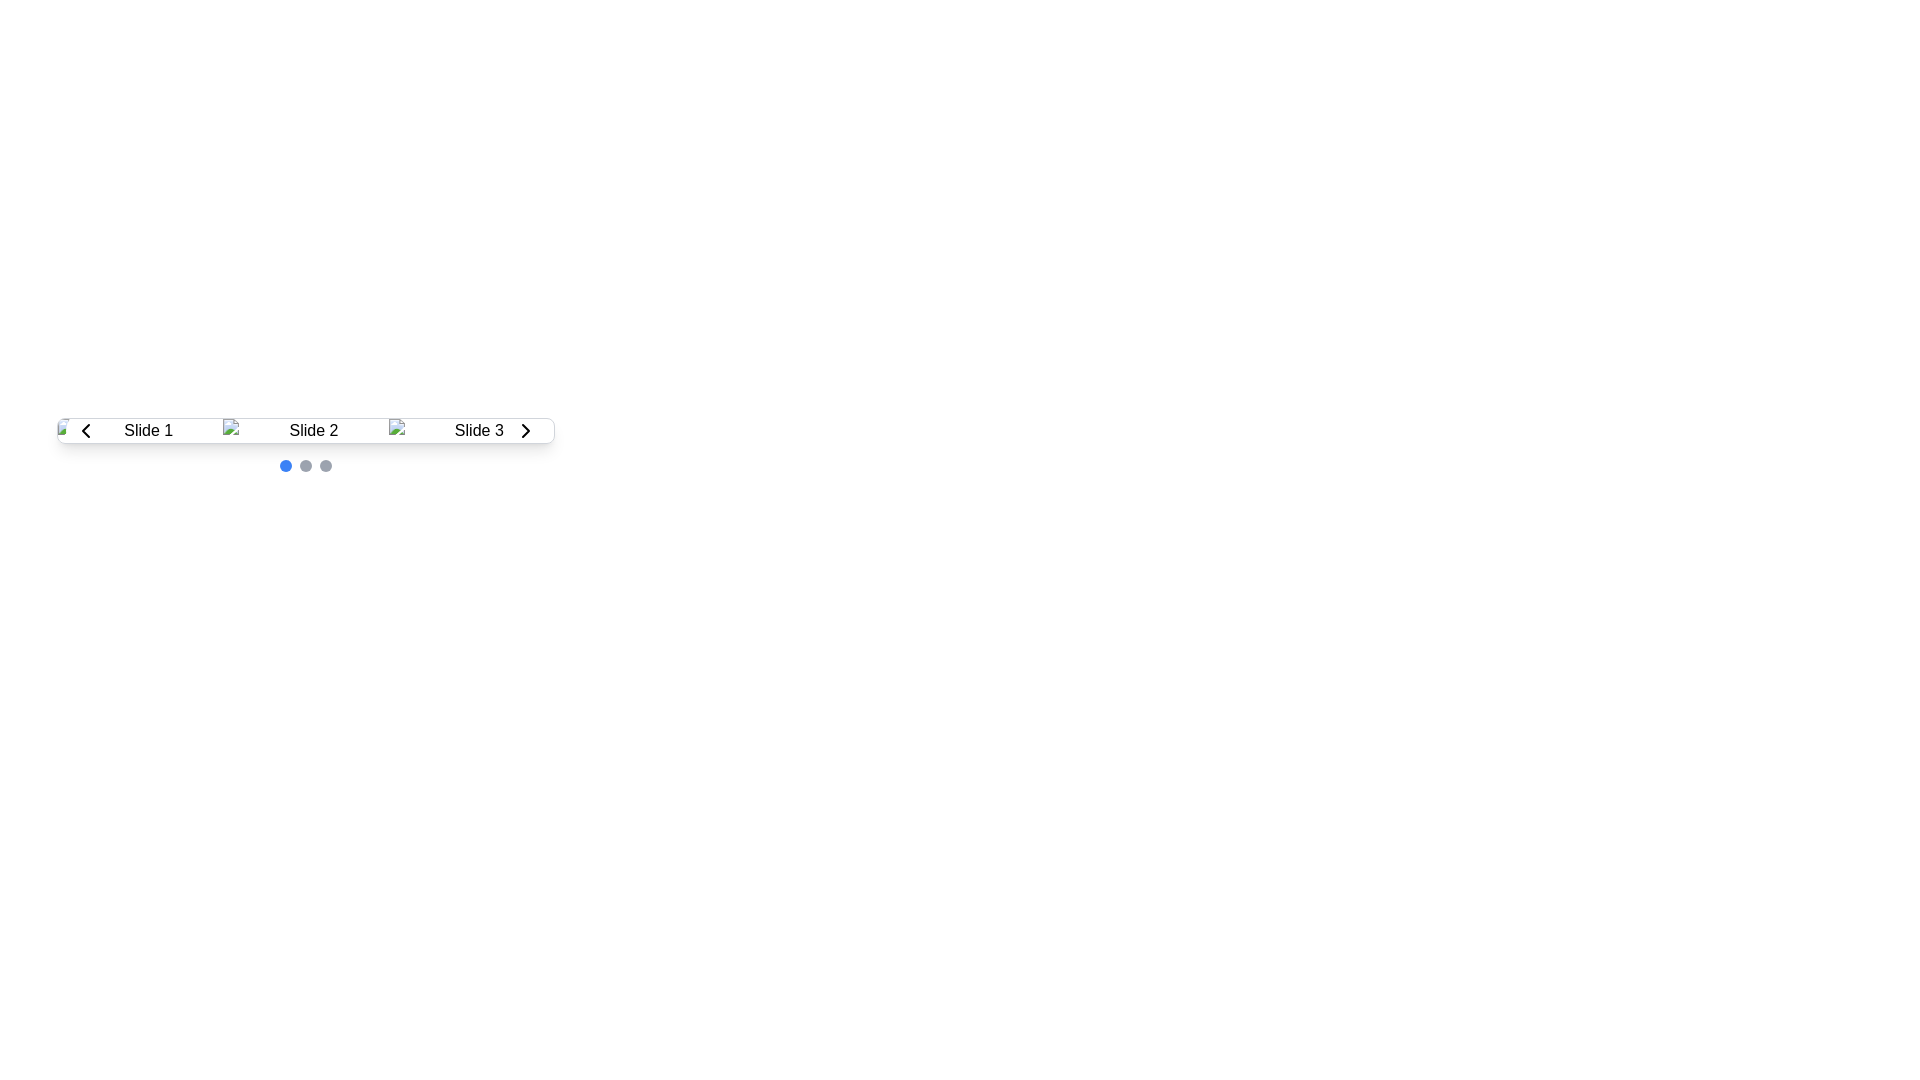  Describe the element at coordinates (526, 430) in the screenshot. I see `the right-facing chevron icon, which is an outline design on a circular white background, located at the far right of the horizontal navigation bar` at that location.